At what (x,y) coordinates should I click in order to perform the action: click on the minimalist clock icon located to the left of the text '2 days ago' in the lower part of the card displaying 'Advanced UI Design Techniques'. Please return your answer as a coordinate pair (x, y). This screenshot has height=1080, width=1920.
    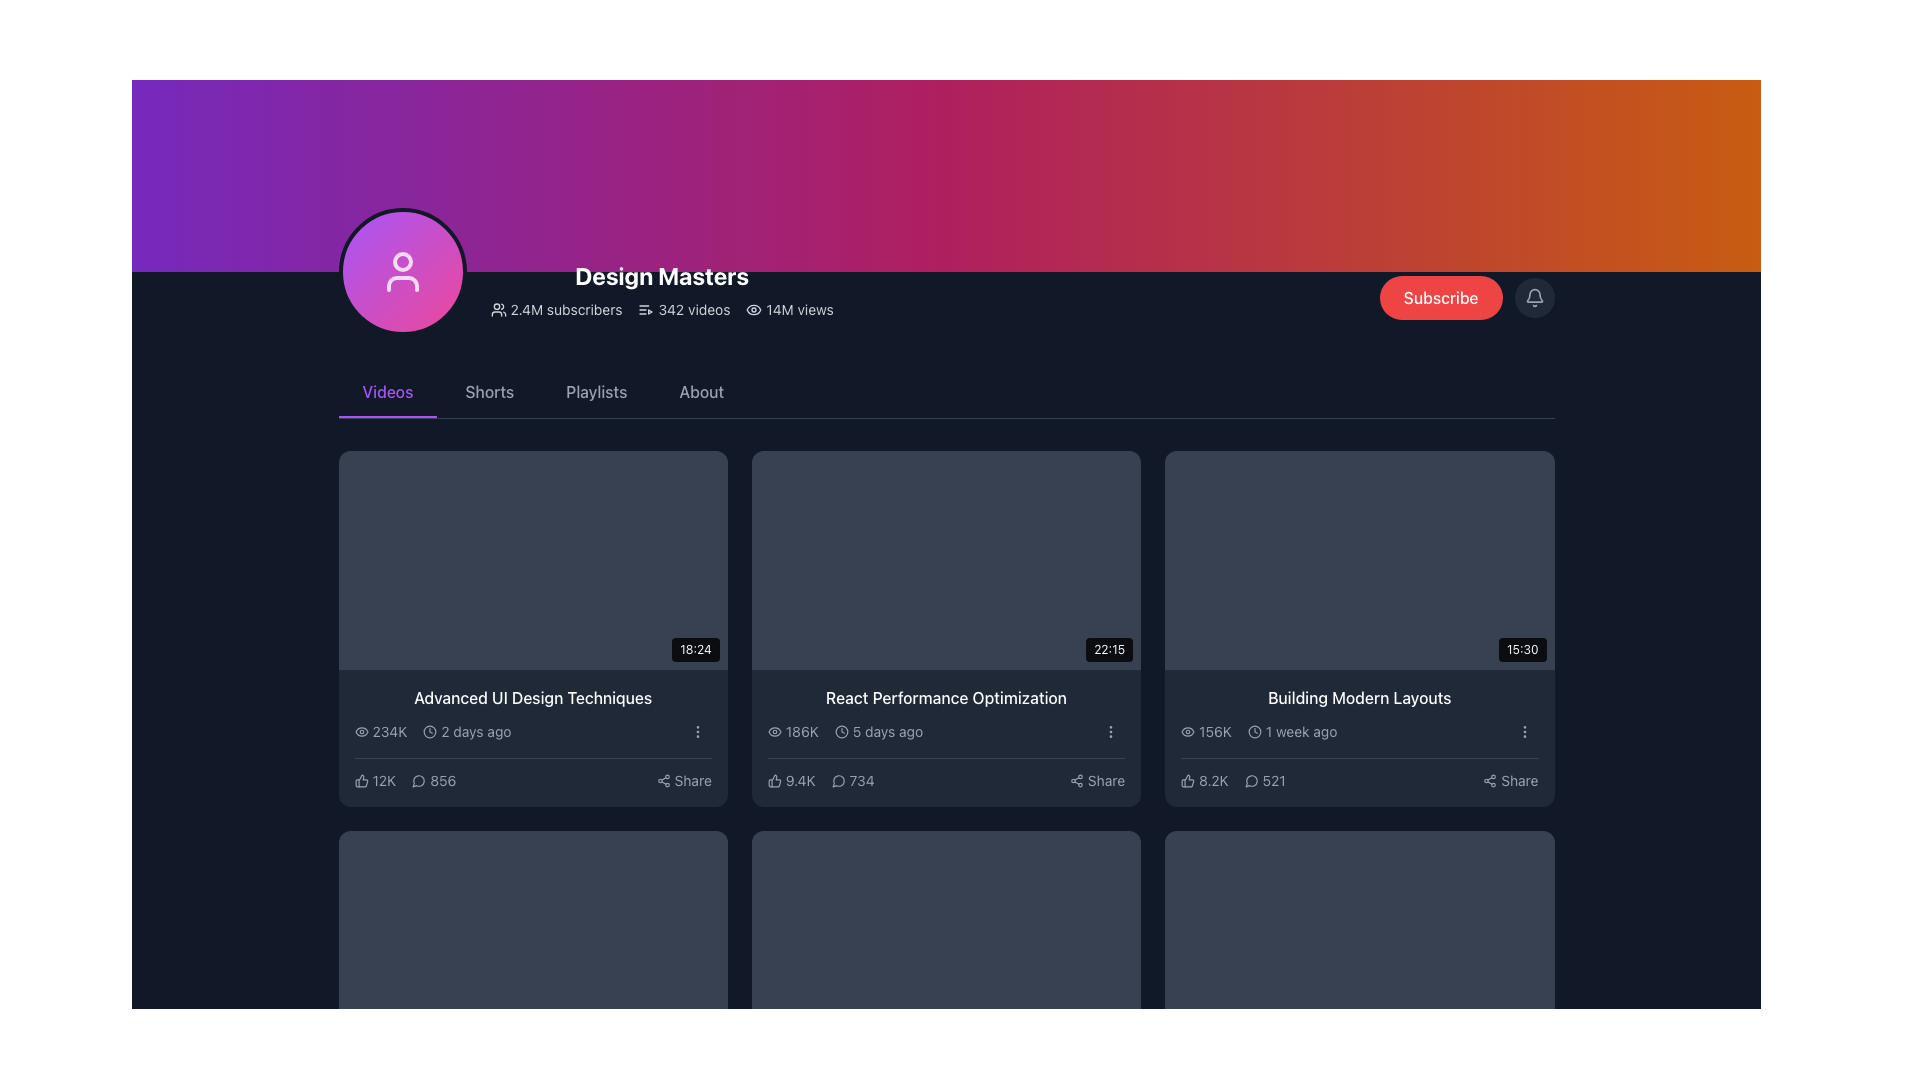
    Looking at the image, I should click on (429, 732).